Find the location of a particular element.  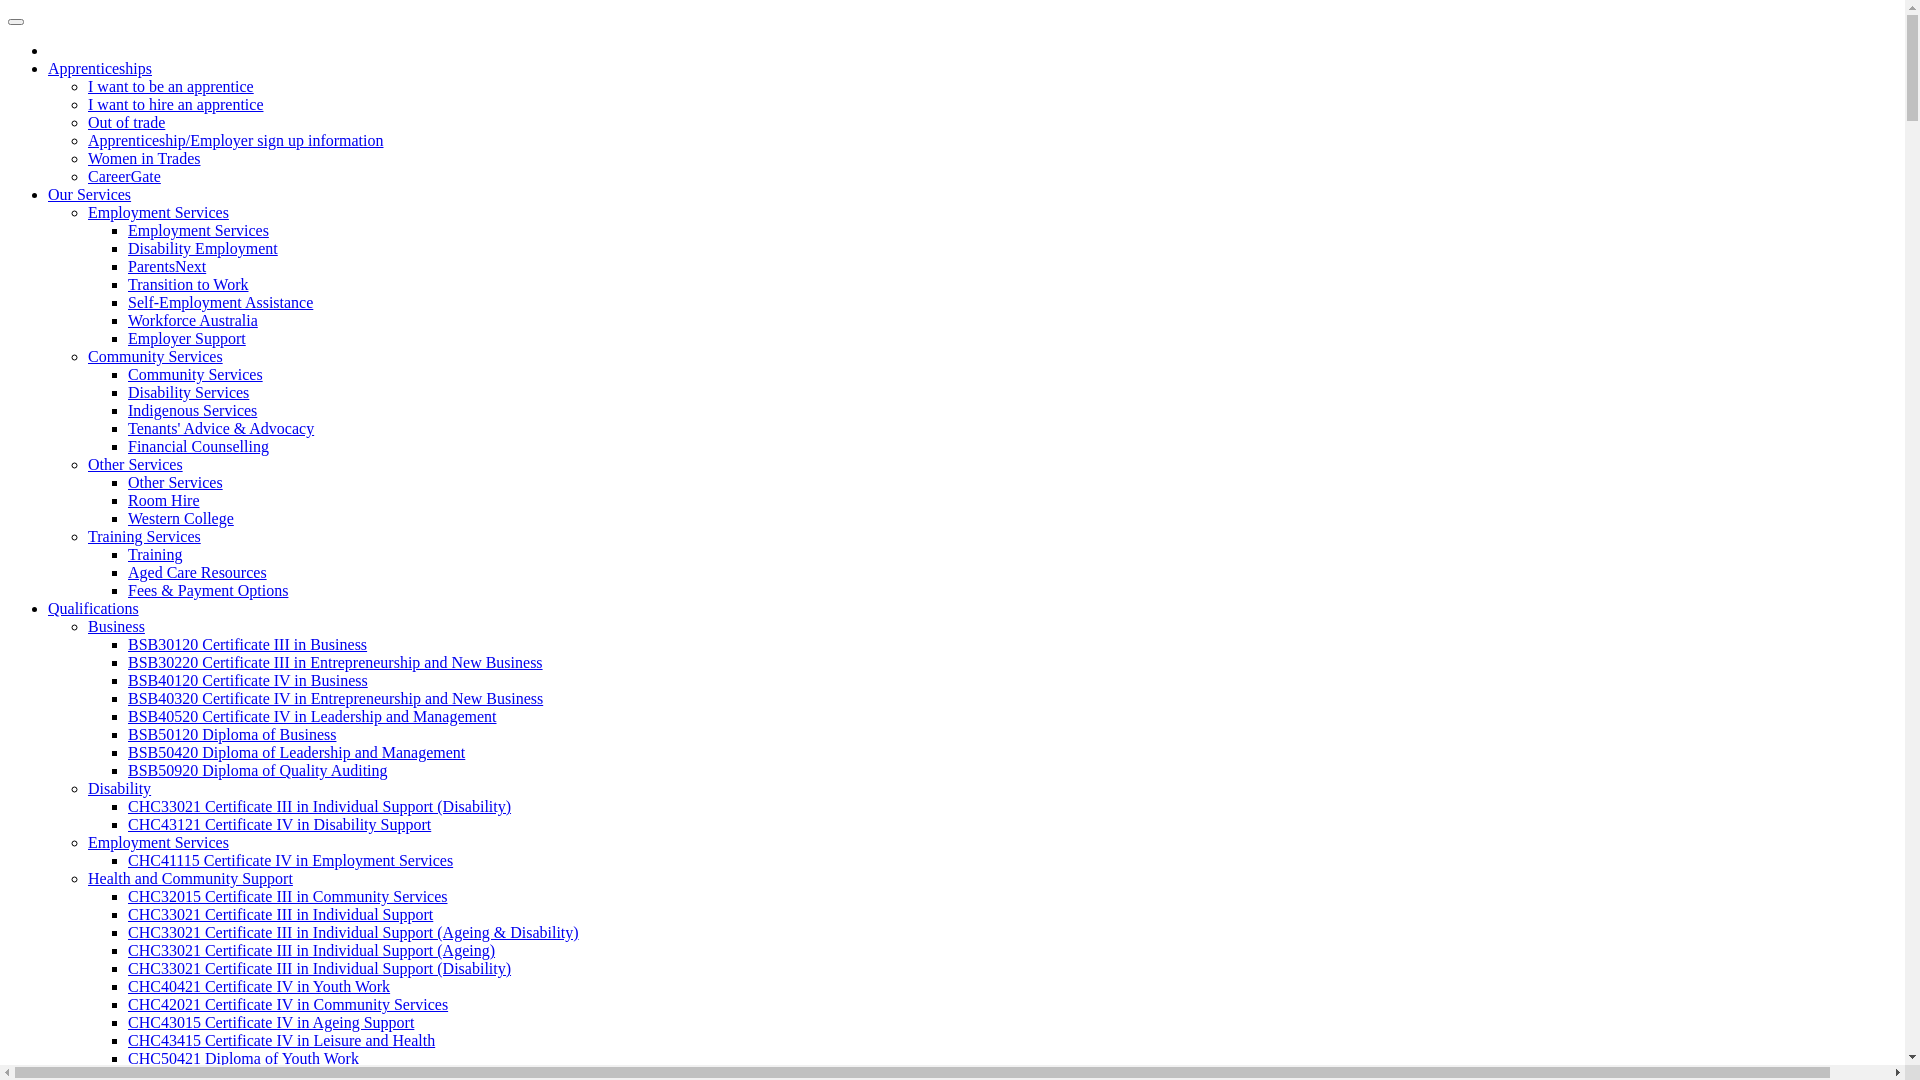

'Workforce Australia' is located at coordinates (127, 319).